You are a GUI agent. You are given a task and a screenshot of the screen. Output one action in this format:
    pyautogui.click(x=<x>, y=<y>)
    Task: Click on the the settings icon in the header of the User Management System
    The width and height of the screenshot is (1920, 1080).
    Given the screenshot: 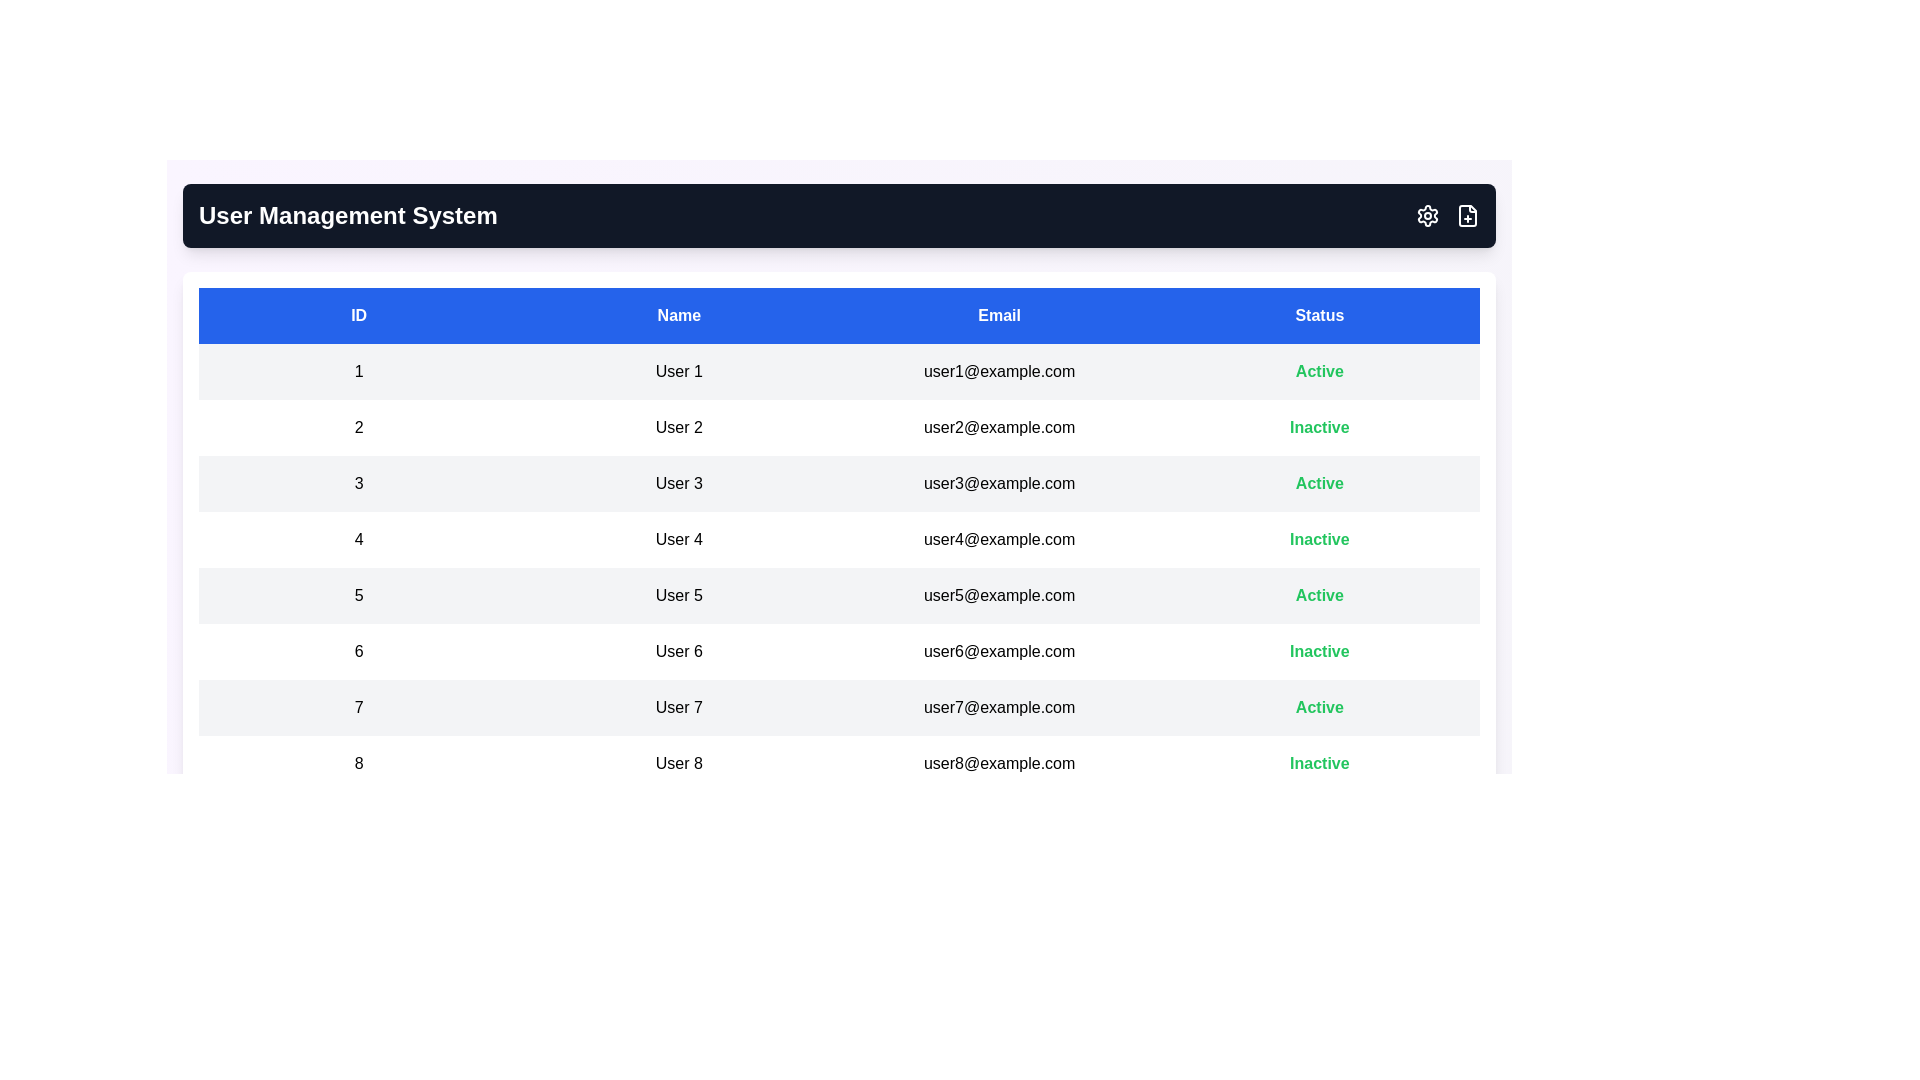 What is the action you would take?
    pyautogui.click(x=1427, y=216)
    